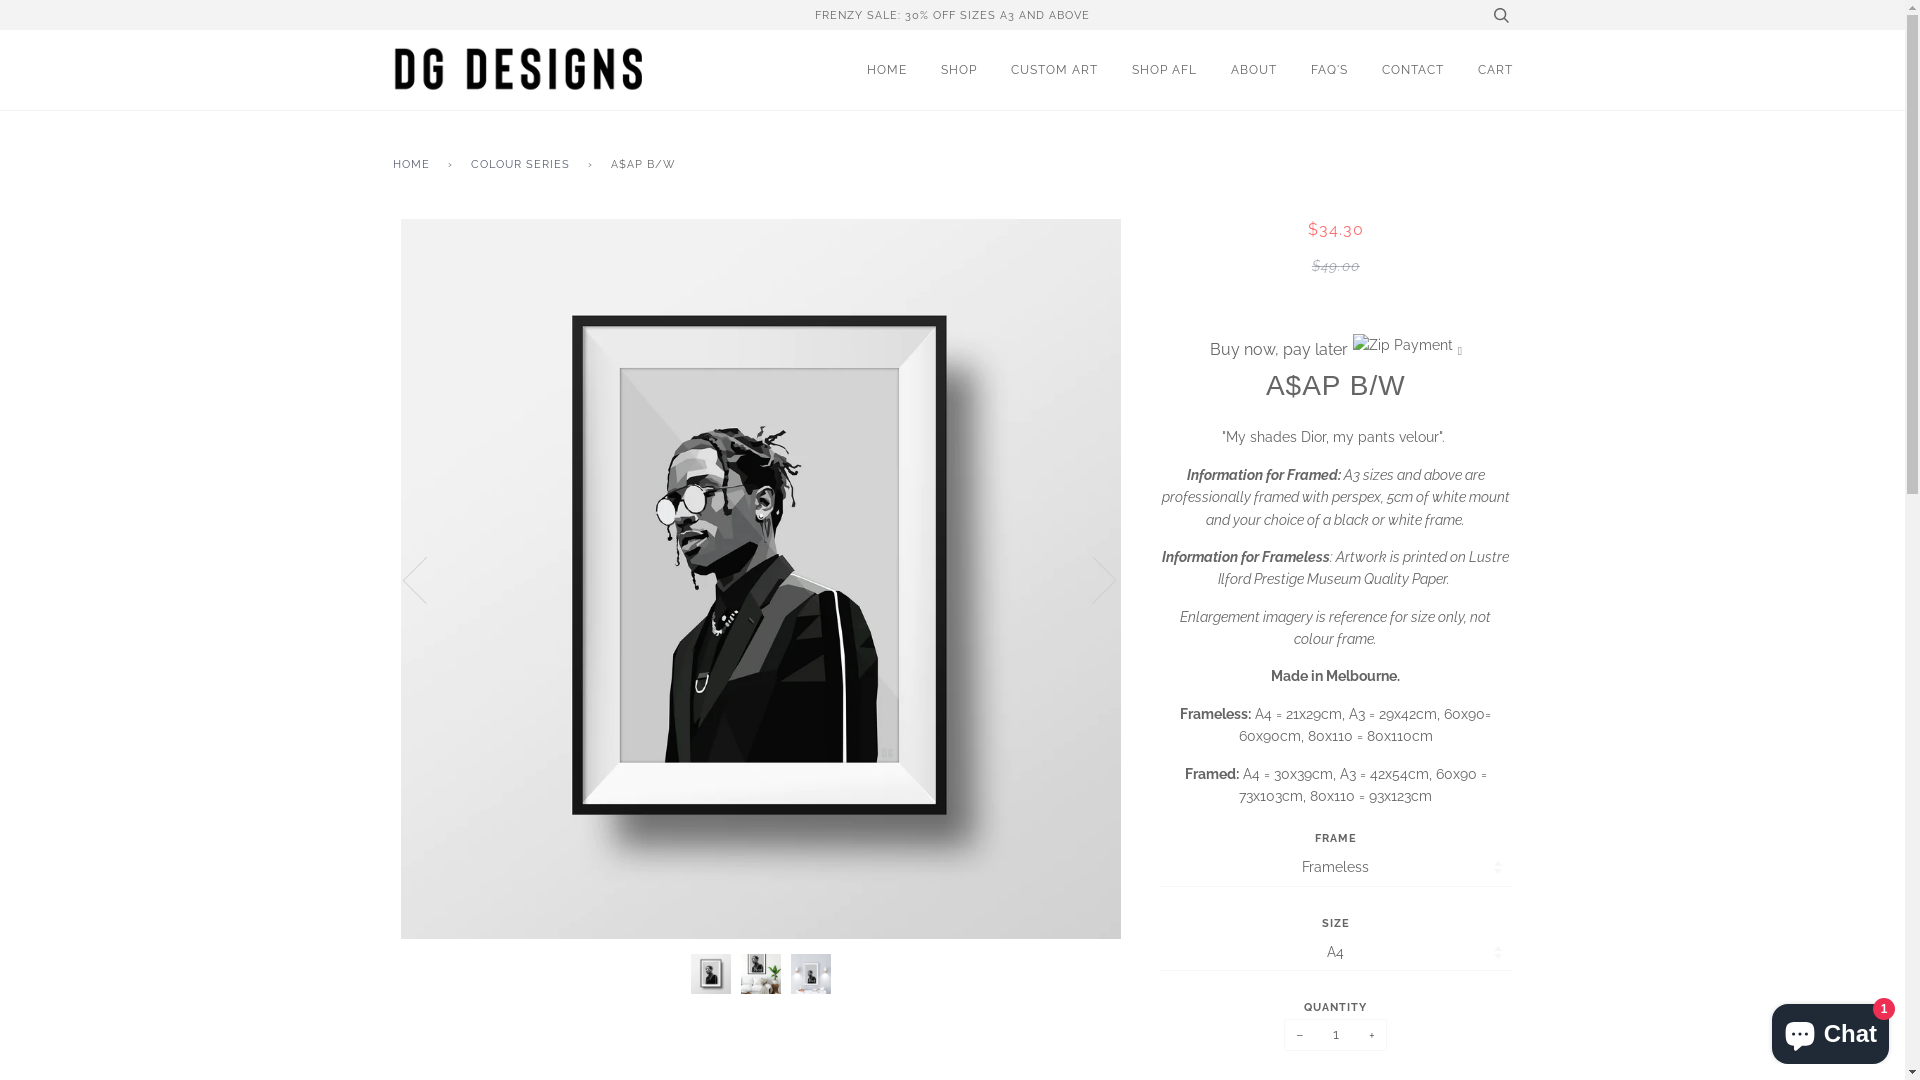 This screenshot has height=1080, width=1920. Describe the element at coordinates (1495, 68) in the screenshot. I see `'CART'` at that location.